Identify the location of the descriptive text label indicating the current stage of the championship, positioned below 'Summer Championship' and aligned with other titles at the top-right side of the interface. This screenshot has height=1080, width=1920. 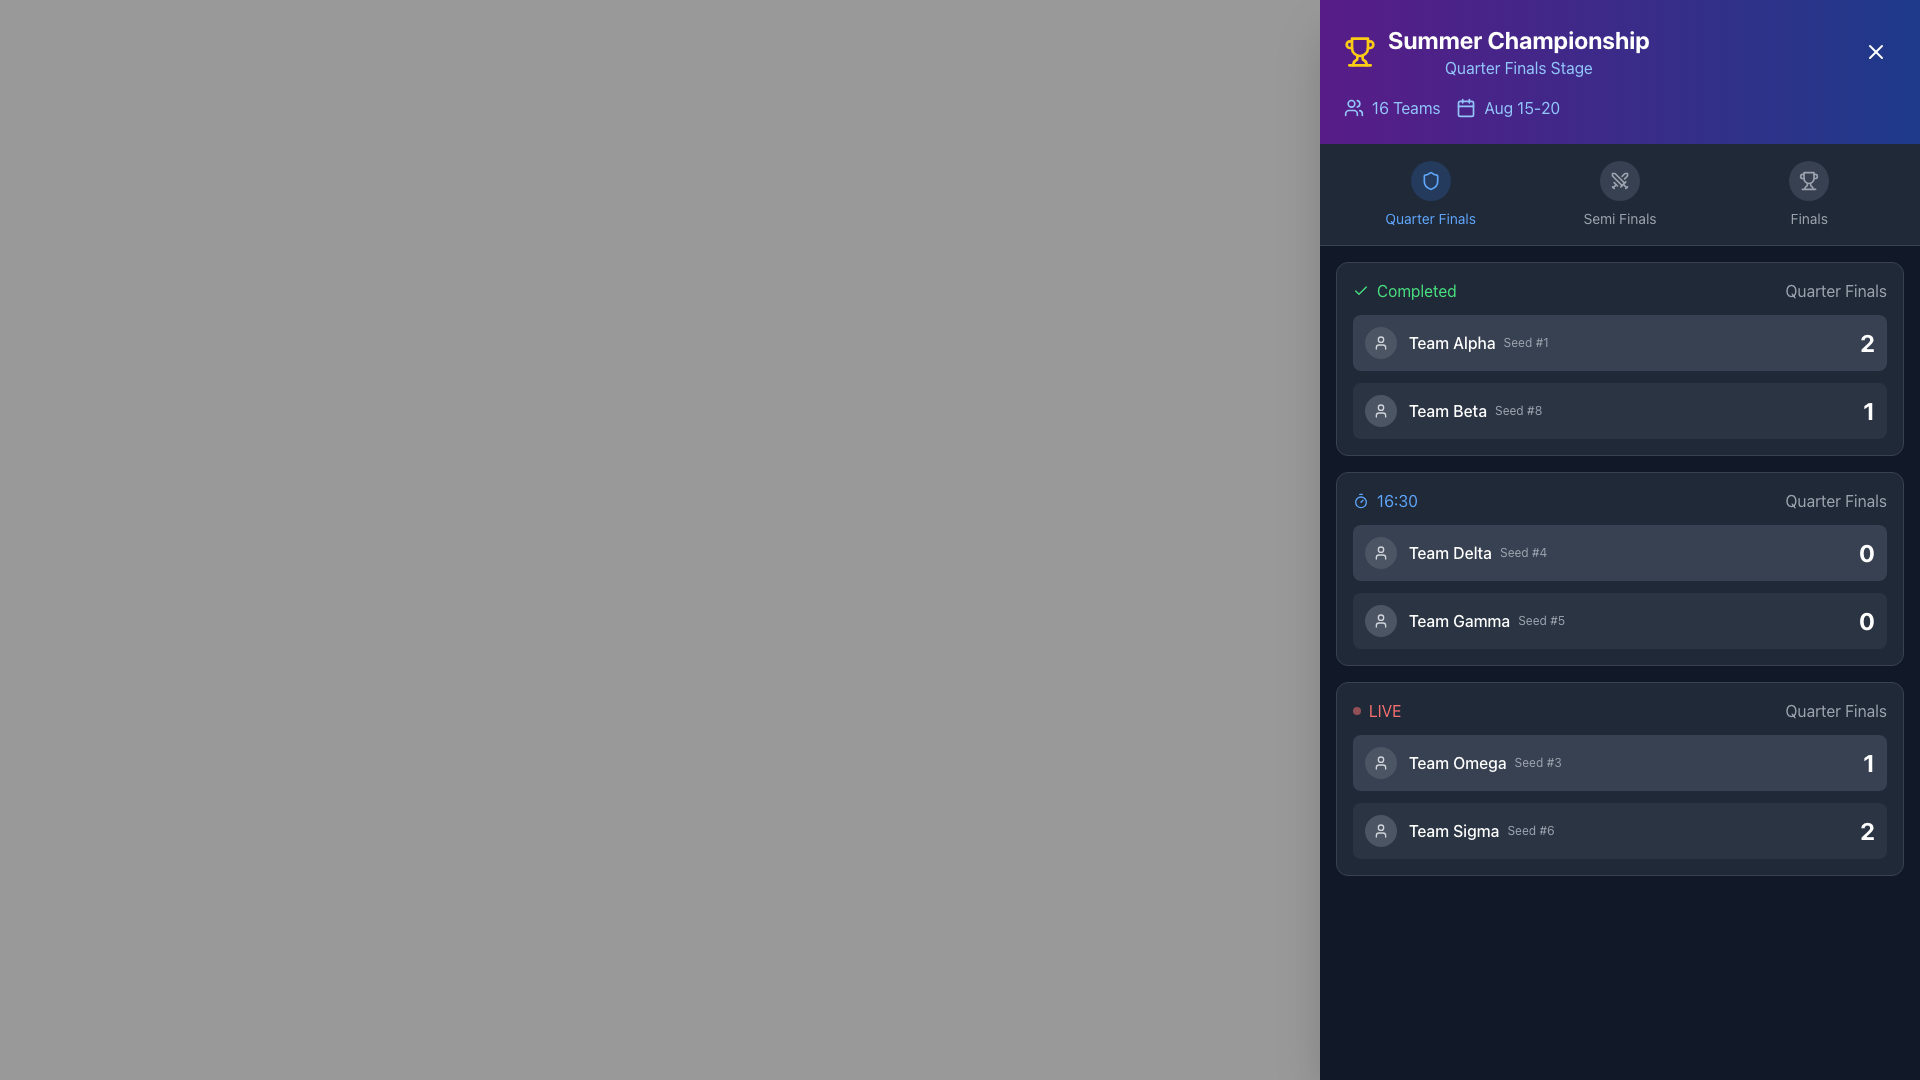
(1518, 67).